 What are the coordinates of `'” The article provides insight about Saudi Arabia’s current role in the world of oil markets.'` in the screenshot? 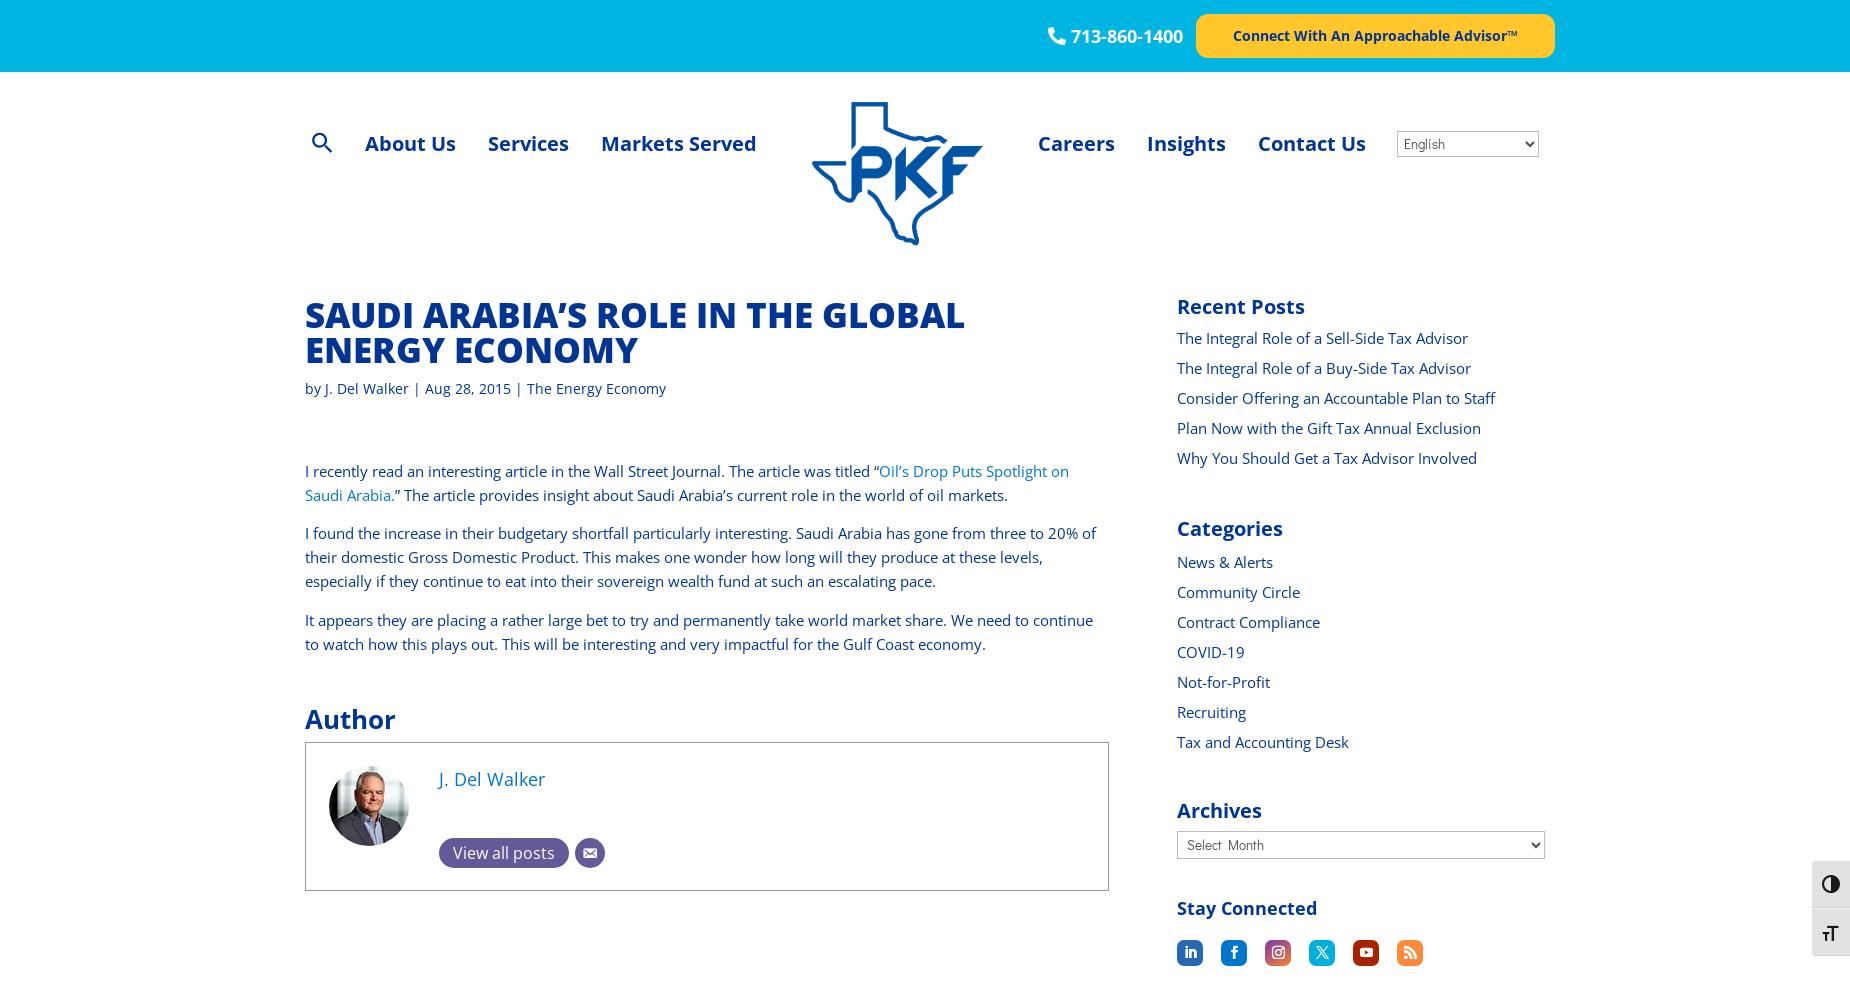 It's located at (701, 493).